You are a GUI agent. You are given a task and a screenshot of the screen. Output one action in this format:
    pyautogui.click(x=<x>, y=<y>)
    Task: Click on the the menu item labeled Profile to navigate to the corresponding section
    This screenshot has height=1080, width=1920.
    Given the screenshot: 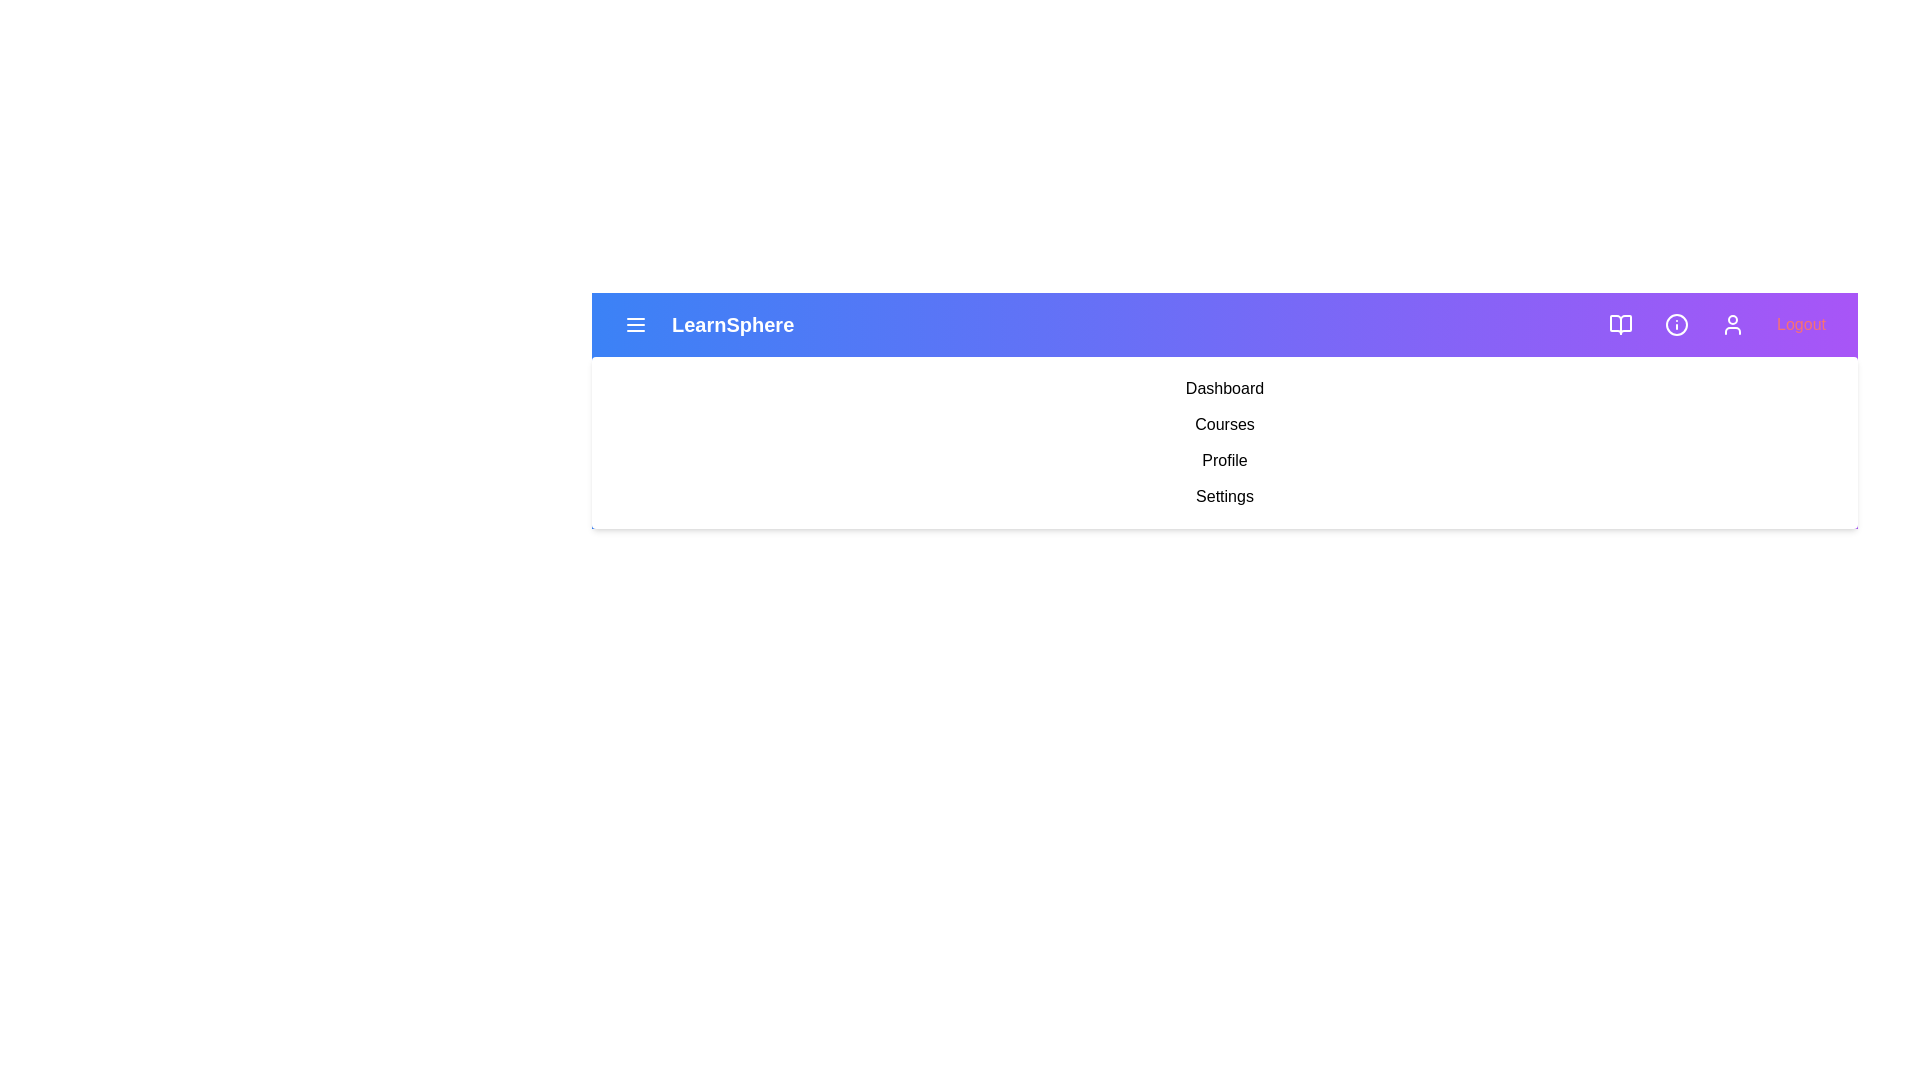 What is the action you would take?
    pyautogui.click(x=1223, y=461)
    